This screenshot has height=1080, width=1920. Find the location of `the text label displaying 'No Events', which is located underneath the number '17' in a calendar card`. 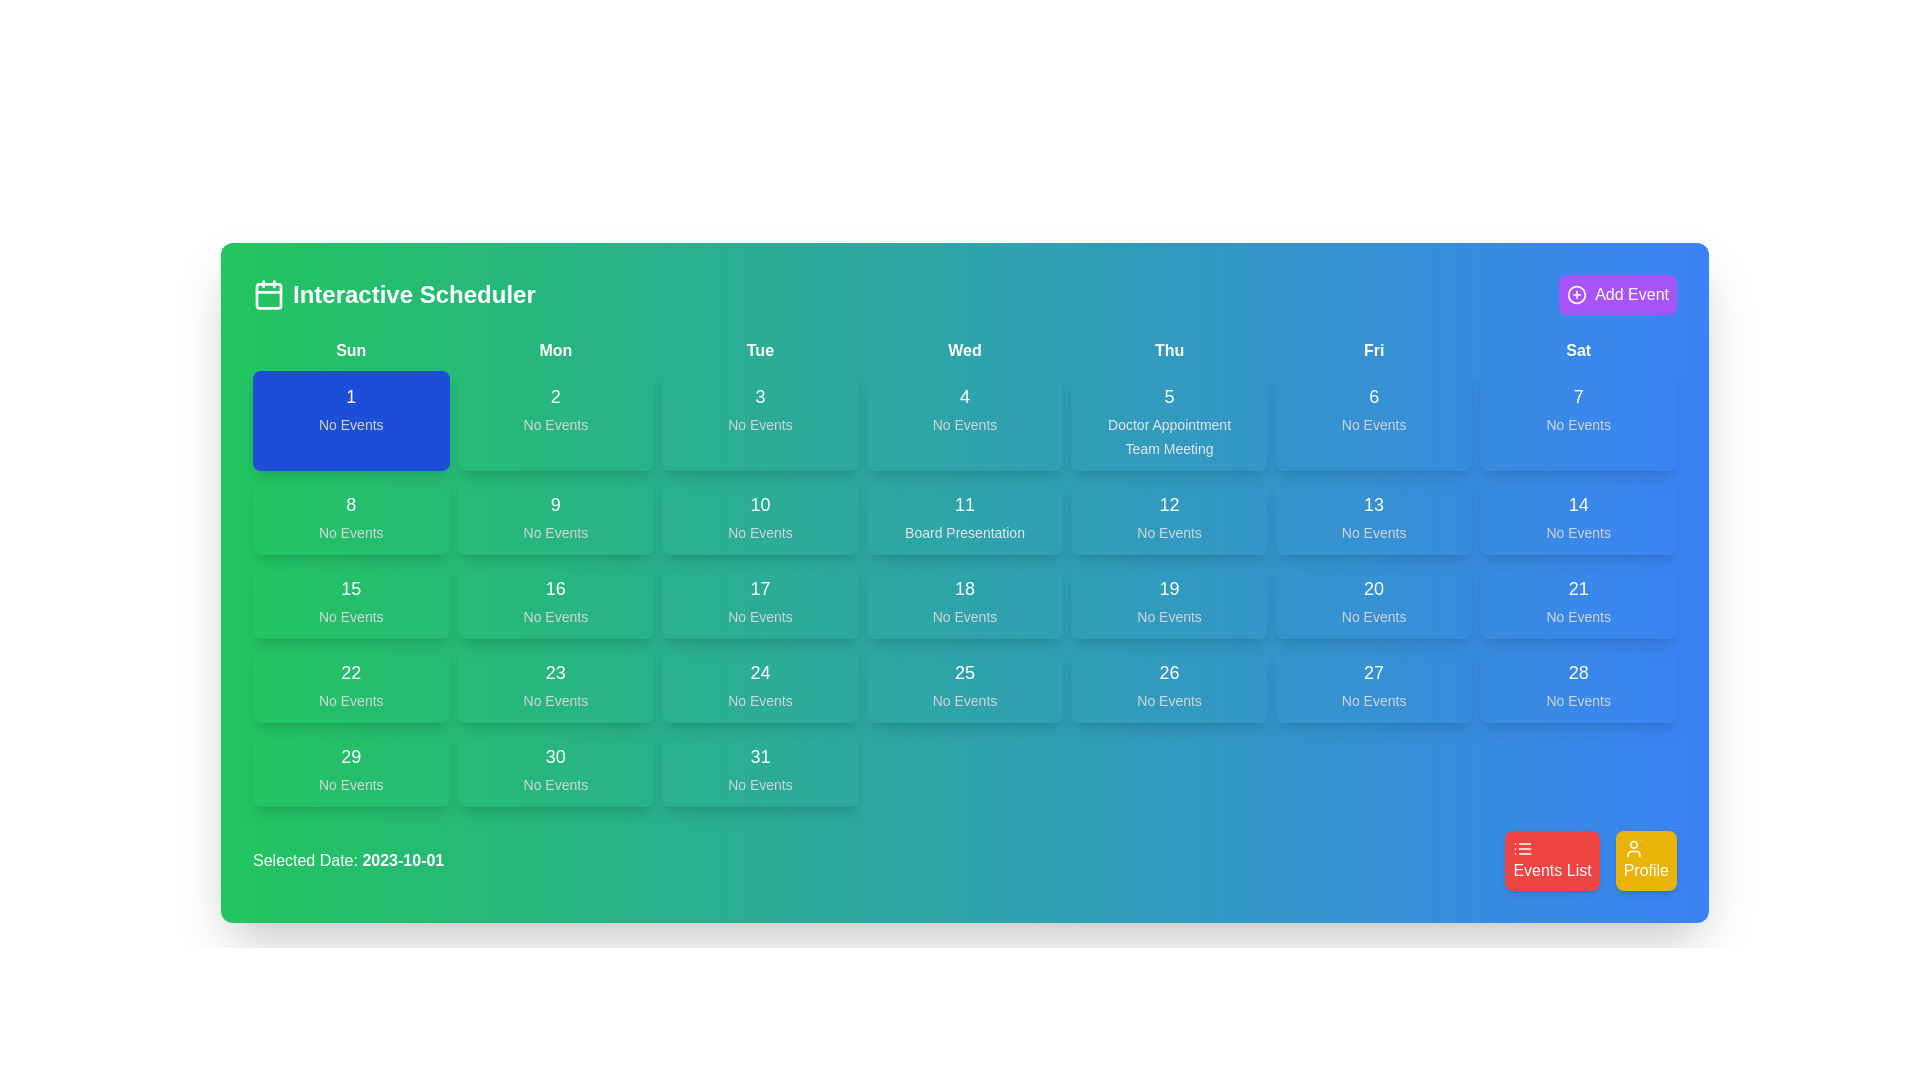

the text label displaying 'No Events', which is located underneath the number '17' in a calendar card is located at coordinates (759, 616).